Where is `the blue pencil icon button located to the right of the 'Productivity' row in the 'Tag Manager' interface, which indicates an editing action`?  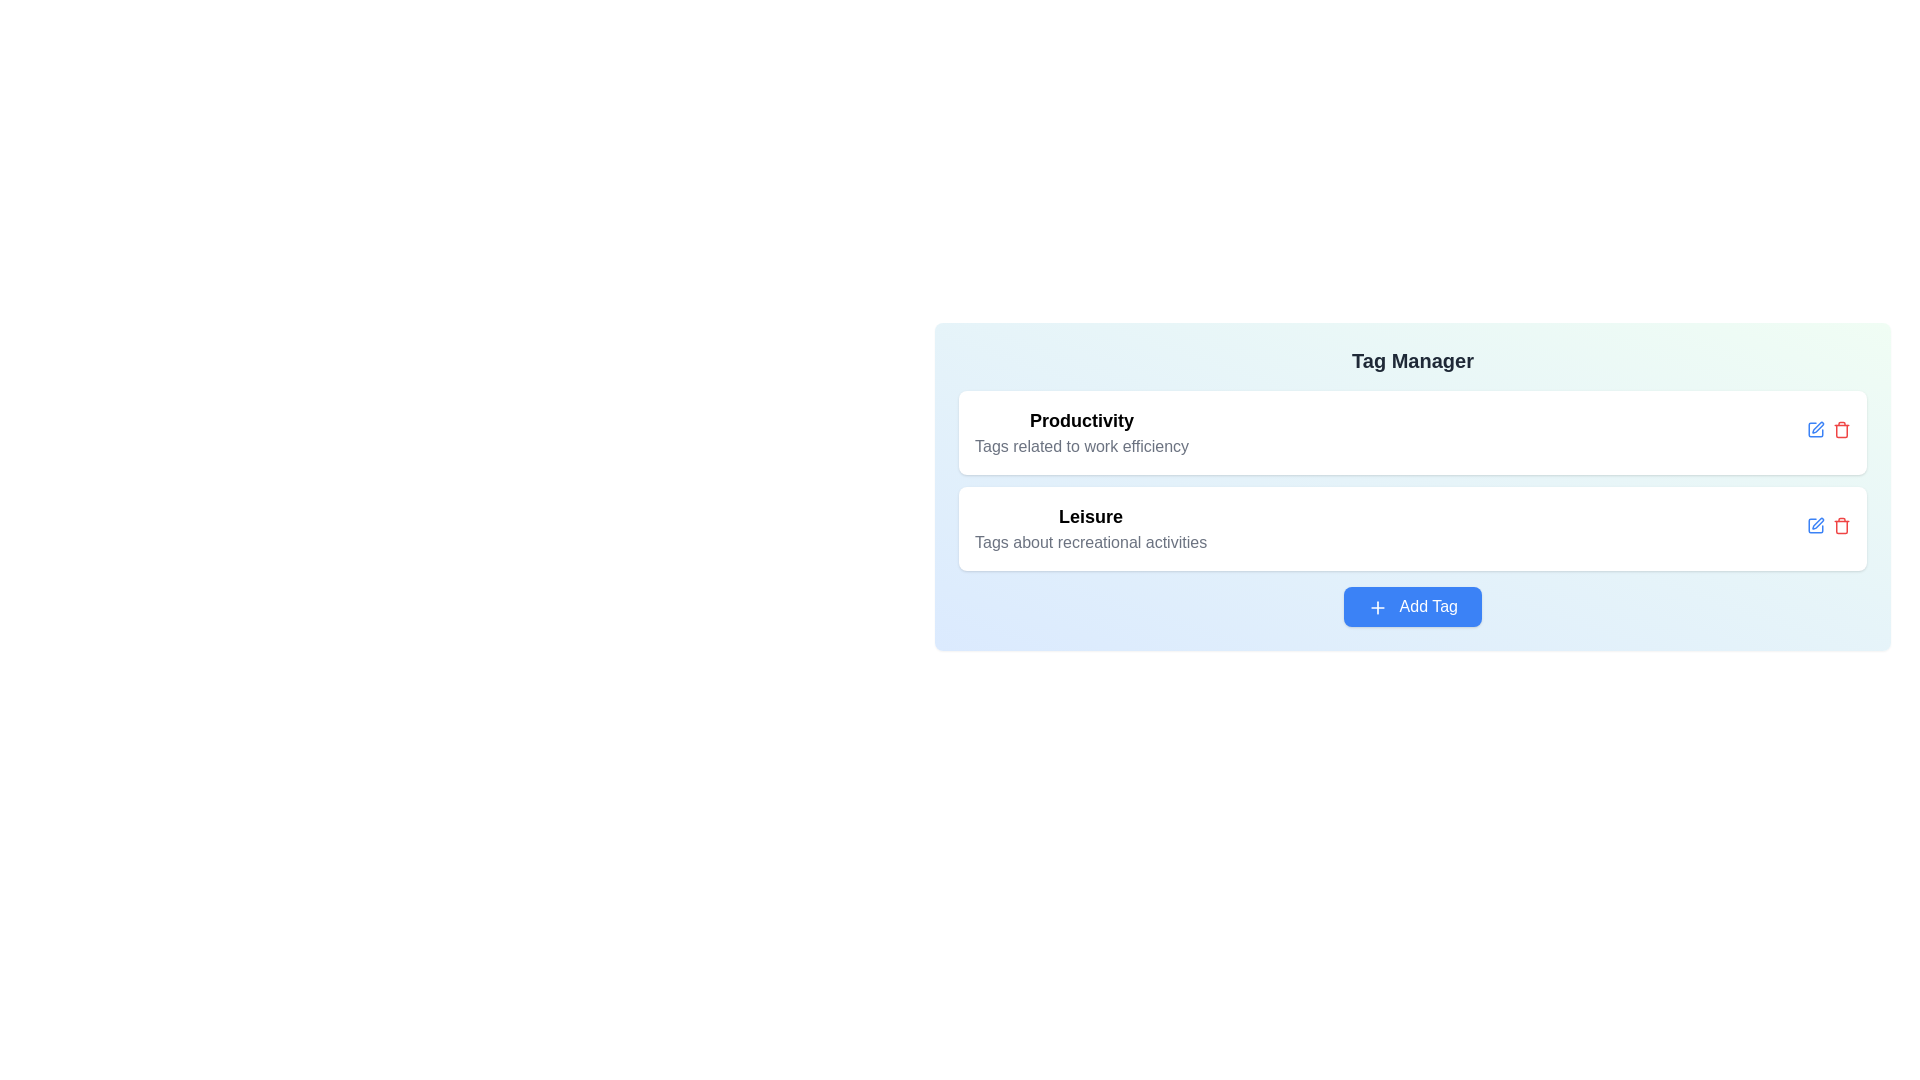
the blue pencil icon button located to the right of the 'Productivity' row in the 'Tag Manager' interface, which indicates an editing action is located at coordinates (1815, 428).